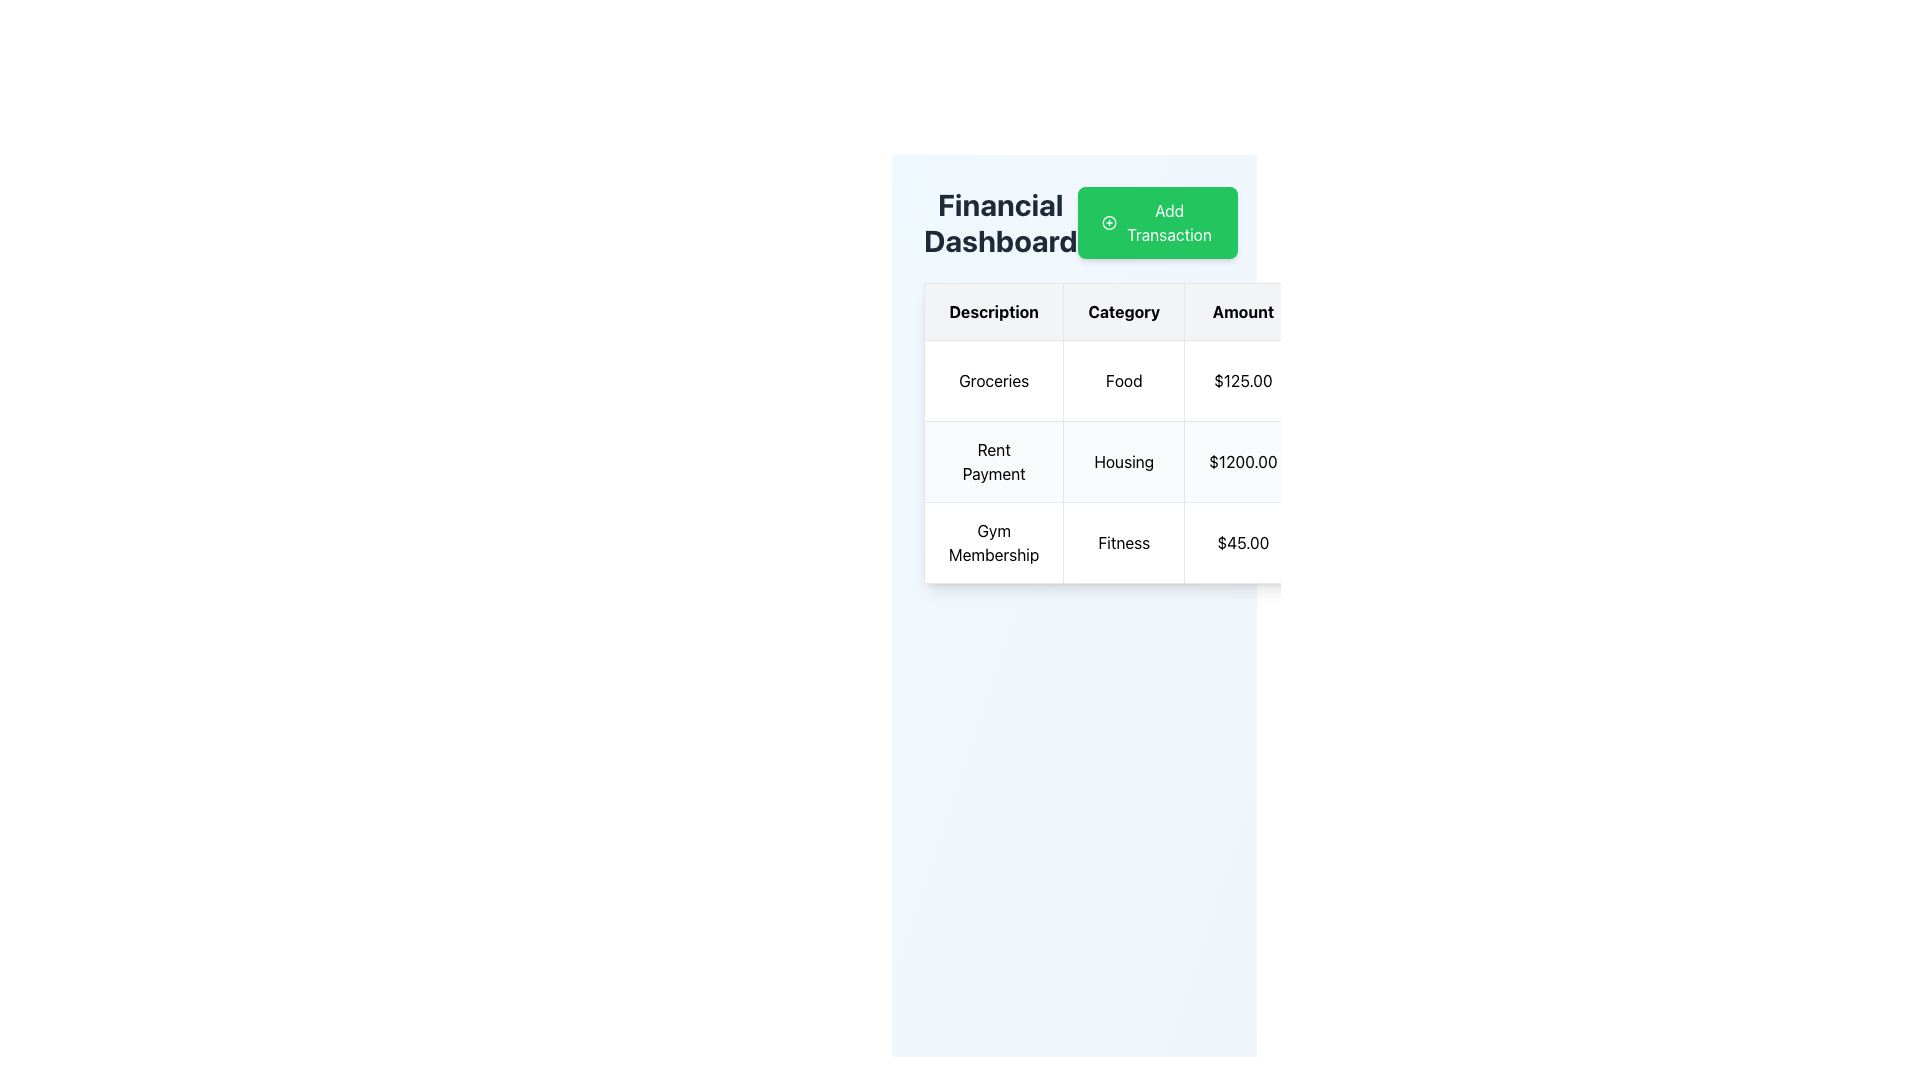 Image resolution: width=1920 pixels, height=1080 pixels. I want to click on the outer circle of the graphical icon within the green 'Add Transaction' button, which enhances the visual representation of adding a transaction, so click(1108, 223).